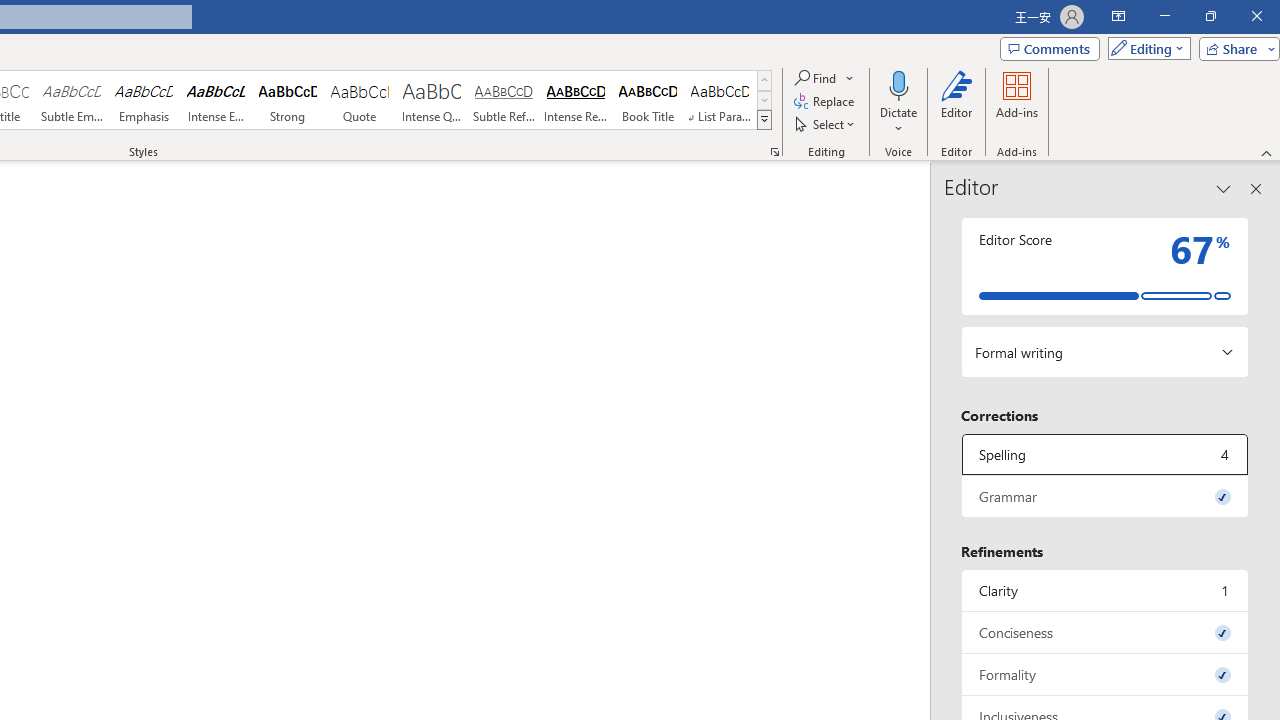 This screenshot has height=720, width=1280. Describe the element at coordinates (1104, 454) in the screenshot. I see `'Spelling, 4 issues. Press space or enter to review items.'` at that location.